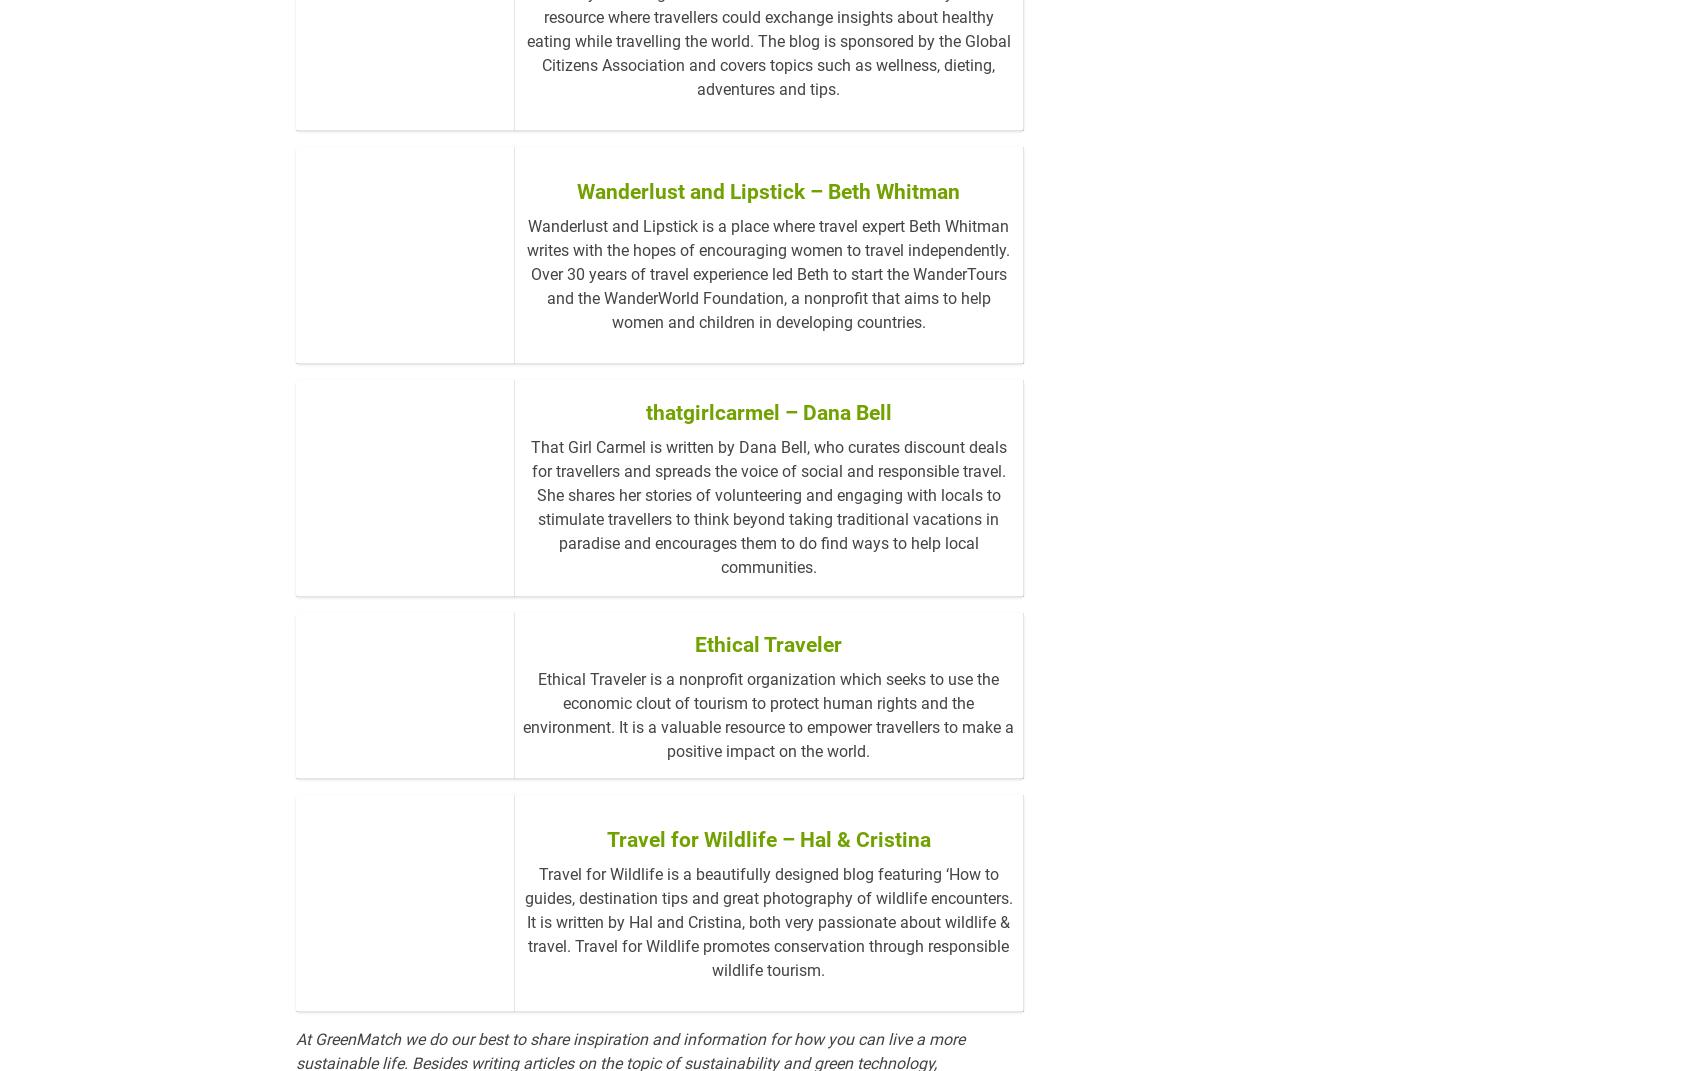 The image size is (1700, 1071). What do you see at coordinates (767, 121) in the screenshot?
I see `'Healthytravelblog.com started with the aim to be a healthy travel resource where travellers could exchange insights about healthy eating while travelling the world. The blog is sponsored by the Global Citizens Association and covers topics such as wellness, dieting, adventures and tips.'` at bounding box center [767, 121].